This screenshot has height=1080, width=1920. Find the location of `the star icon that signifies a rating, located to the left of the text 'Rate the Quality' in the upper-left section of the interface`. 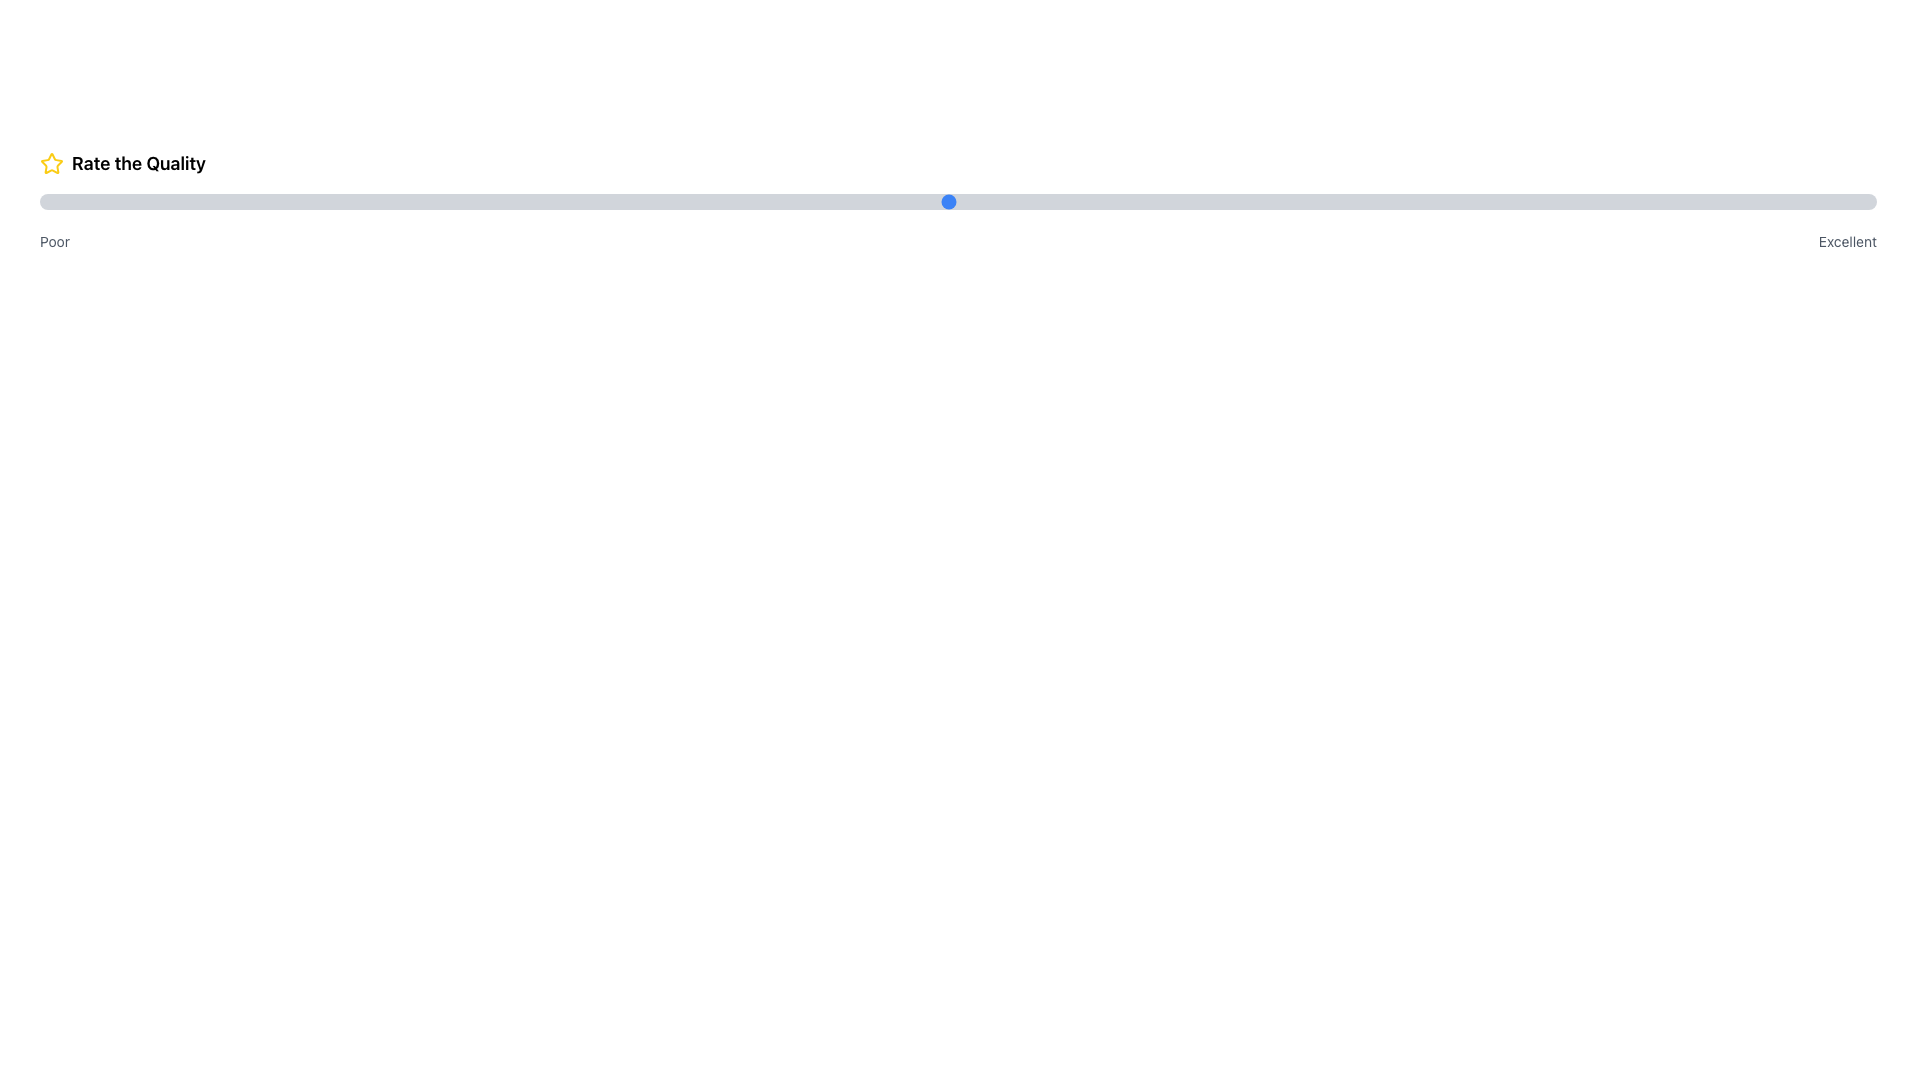

the star icon that signifies a rating, located to the left of the text 'Rate the Quality' in the upper-left section of the interface is located at coordinates (52, 162).